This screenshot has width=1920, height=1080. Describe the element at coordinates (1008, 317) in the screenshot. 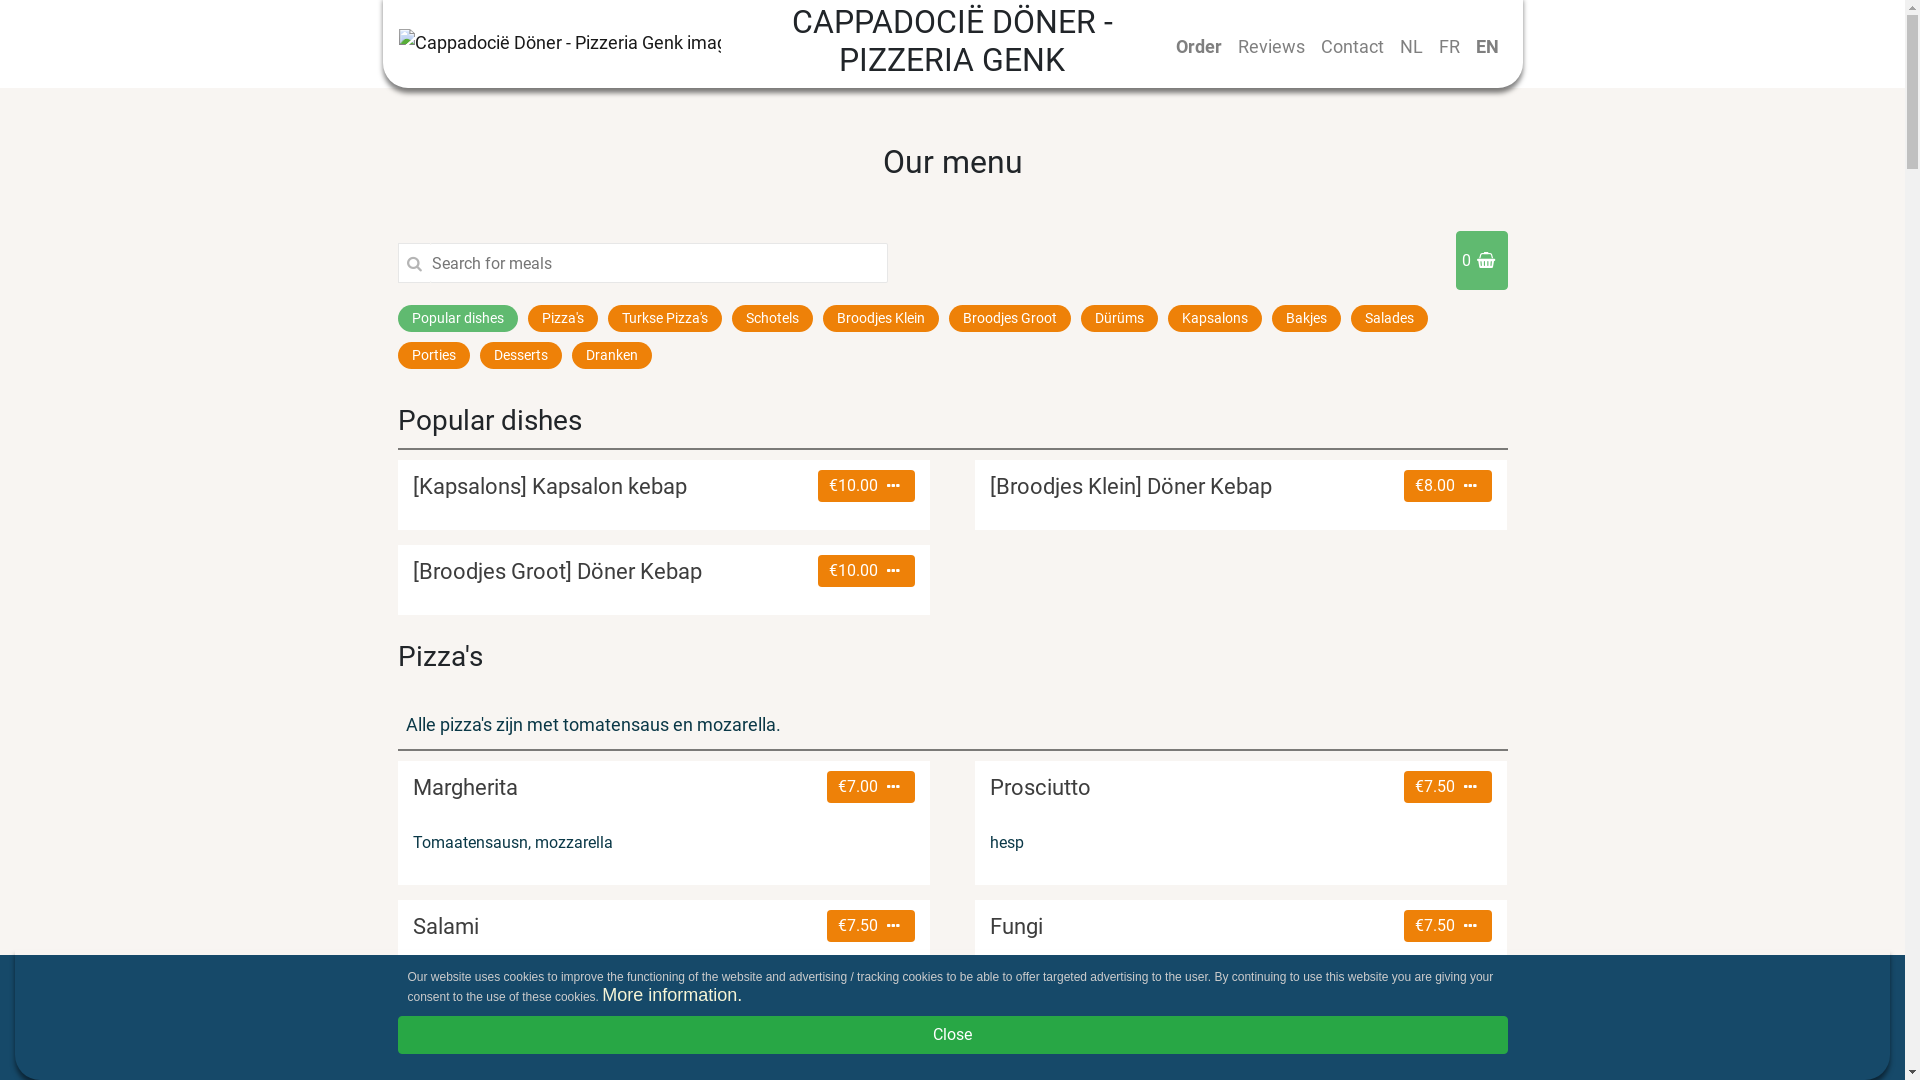

I see `'Broodjes Groot'` at that location.